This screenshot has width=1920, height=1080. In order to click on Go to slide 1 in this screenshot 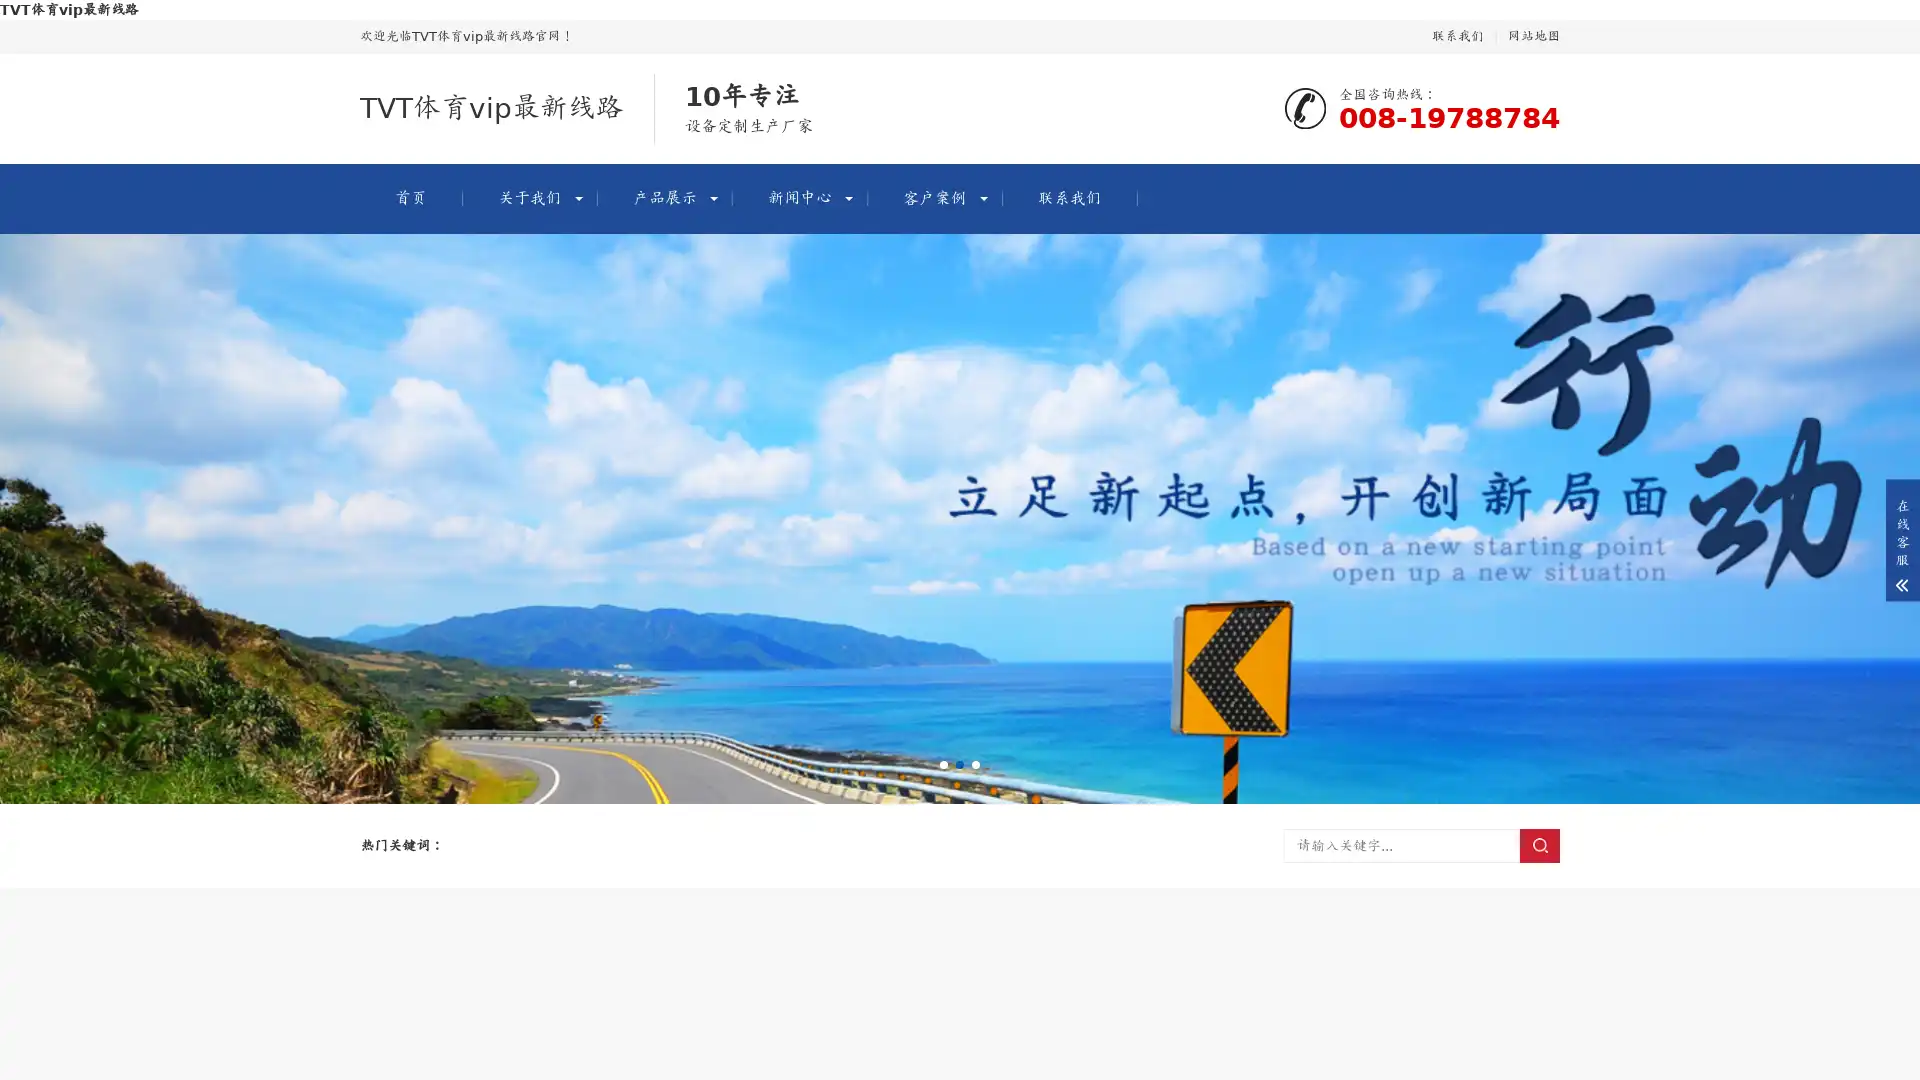, I will do `click(943, 764)`.